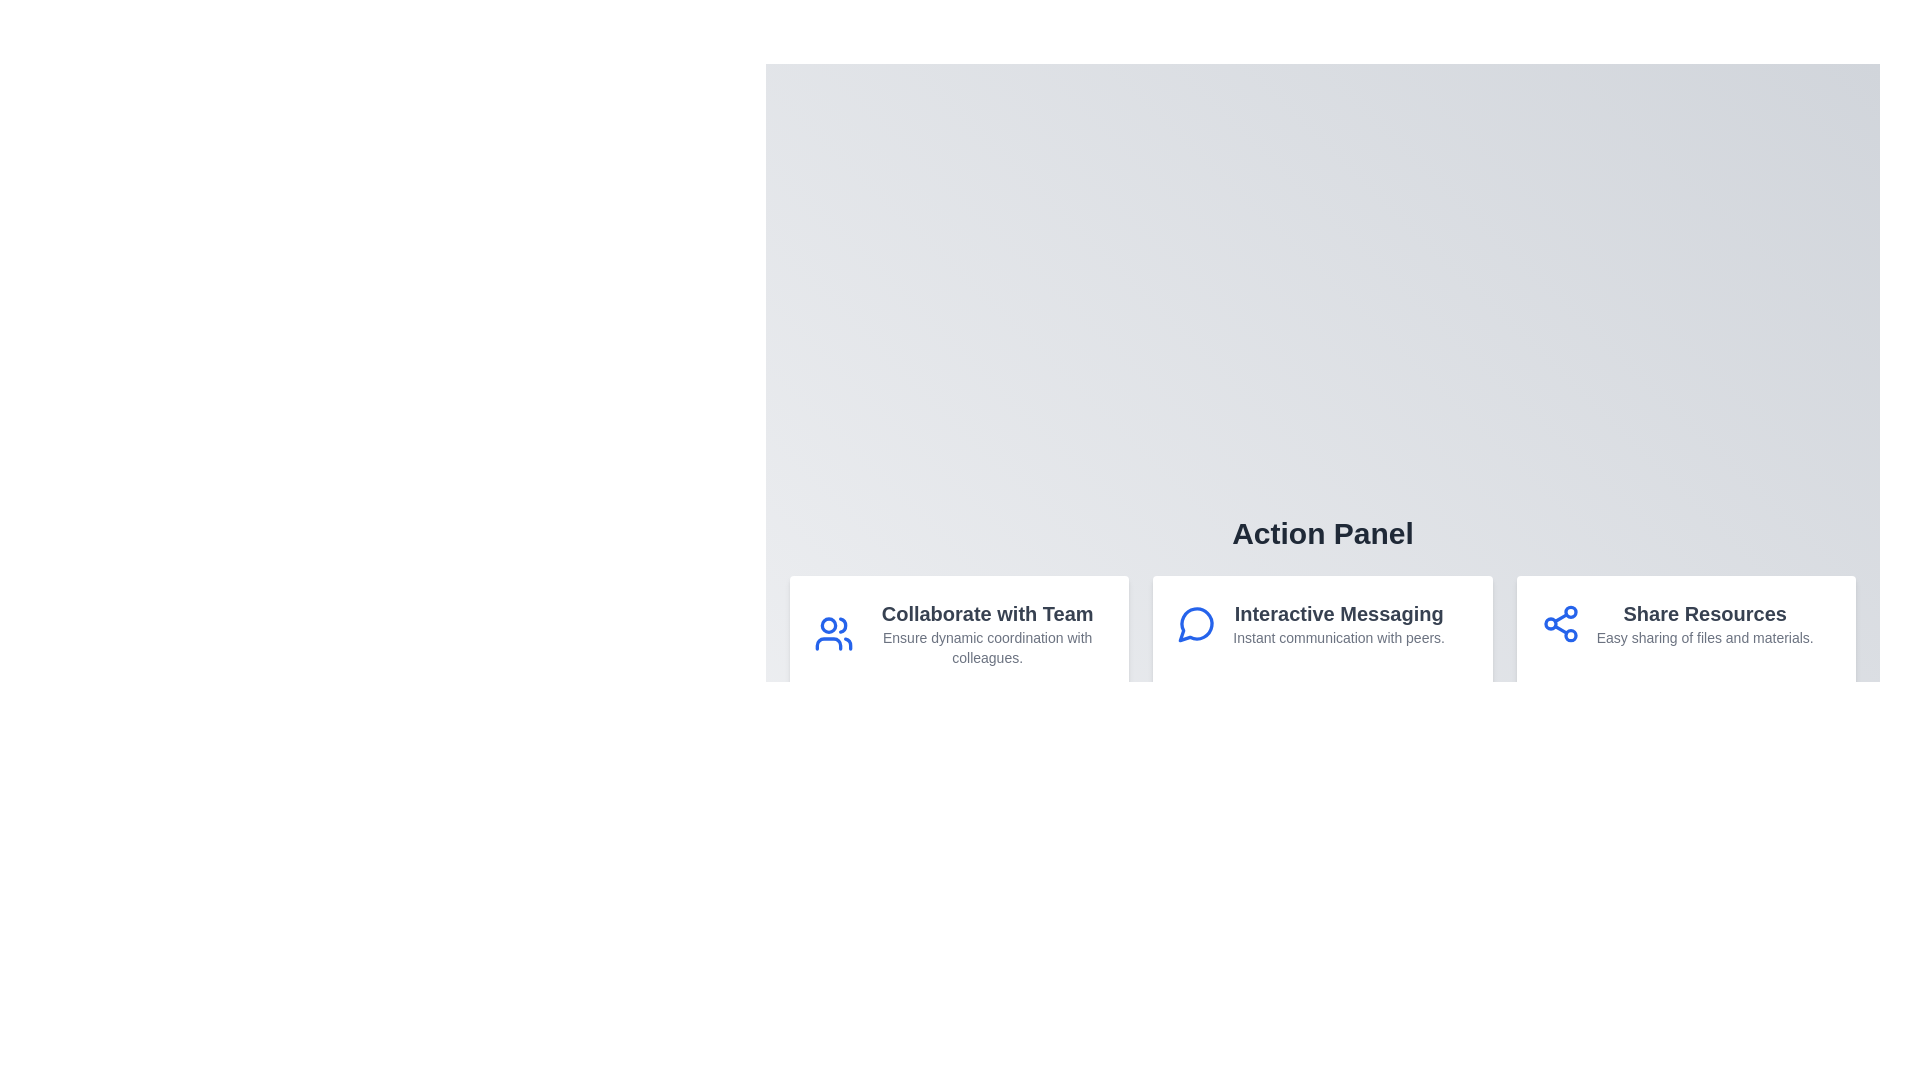  I want to click on the blue linear stroke SVG icon resembling a user's profile in the 'Collaborate with Team' section, so click(843, 624).